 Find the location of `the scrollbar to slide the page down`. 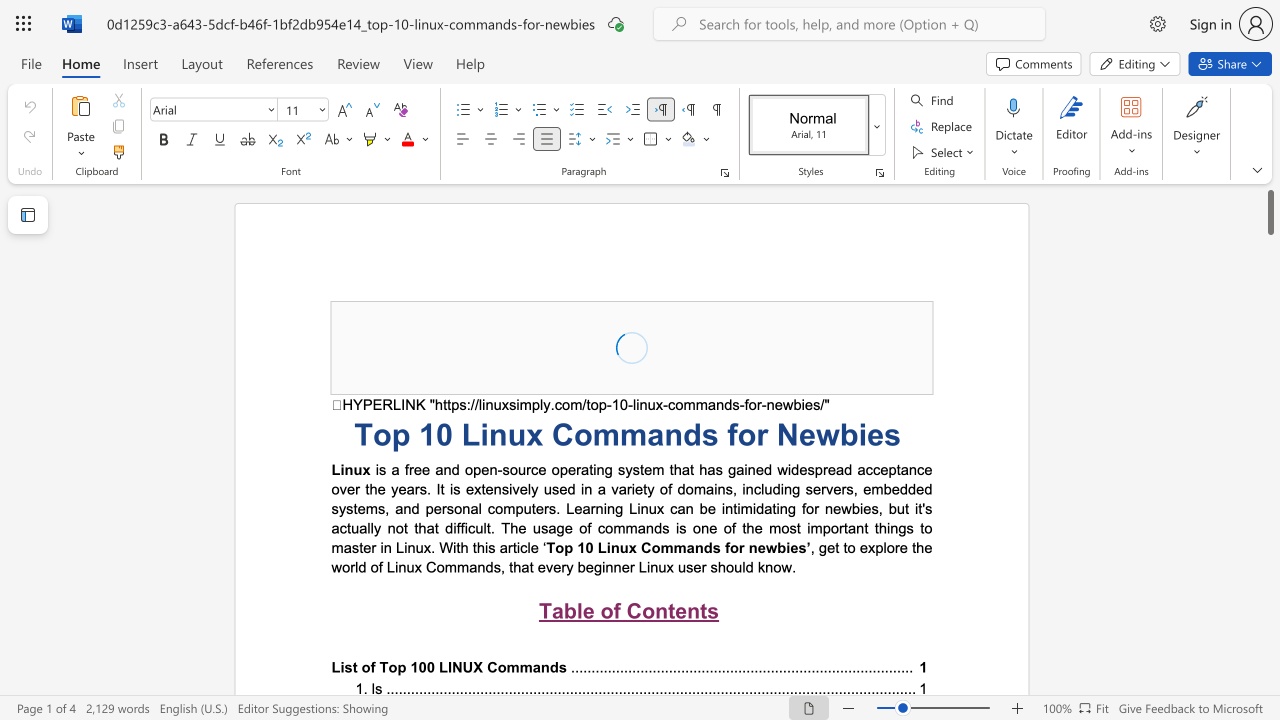

the scrollbar to slide the page down is located at coordinates (1269, 280).